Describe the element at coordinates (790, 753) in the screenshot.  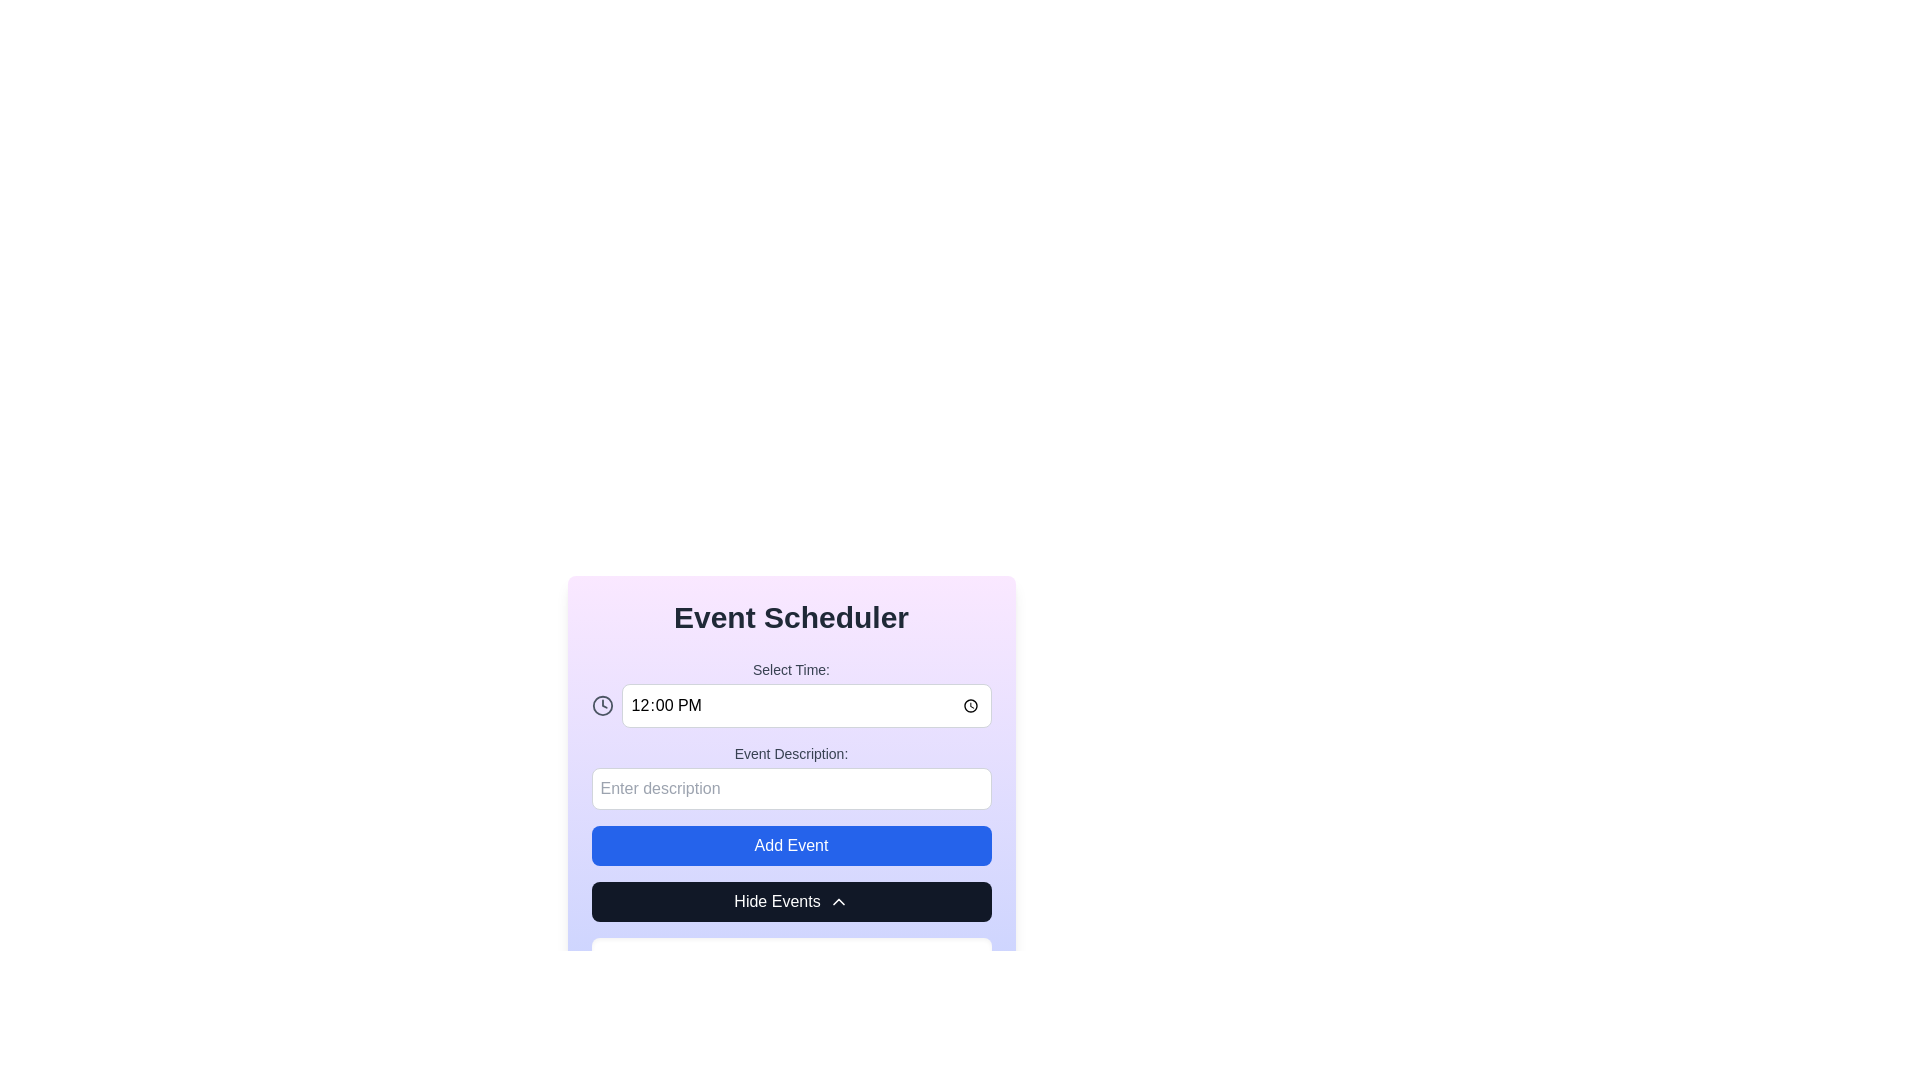
I see `the text label reading 'Event Description:' which is styled in gray and positioned above the event description input field` at that location.